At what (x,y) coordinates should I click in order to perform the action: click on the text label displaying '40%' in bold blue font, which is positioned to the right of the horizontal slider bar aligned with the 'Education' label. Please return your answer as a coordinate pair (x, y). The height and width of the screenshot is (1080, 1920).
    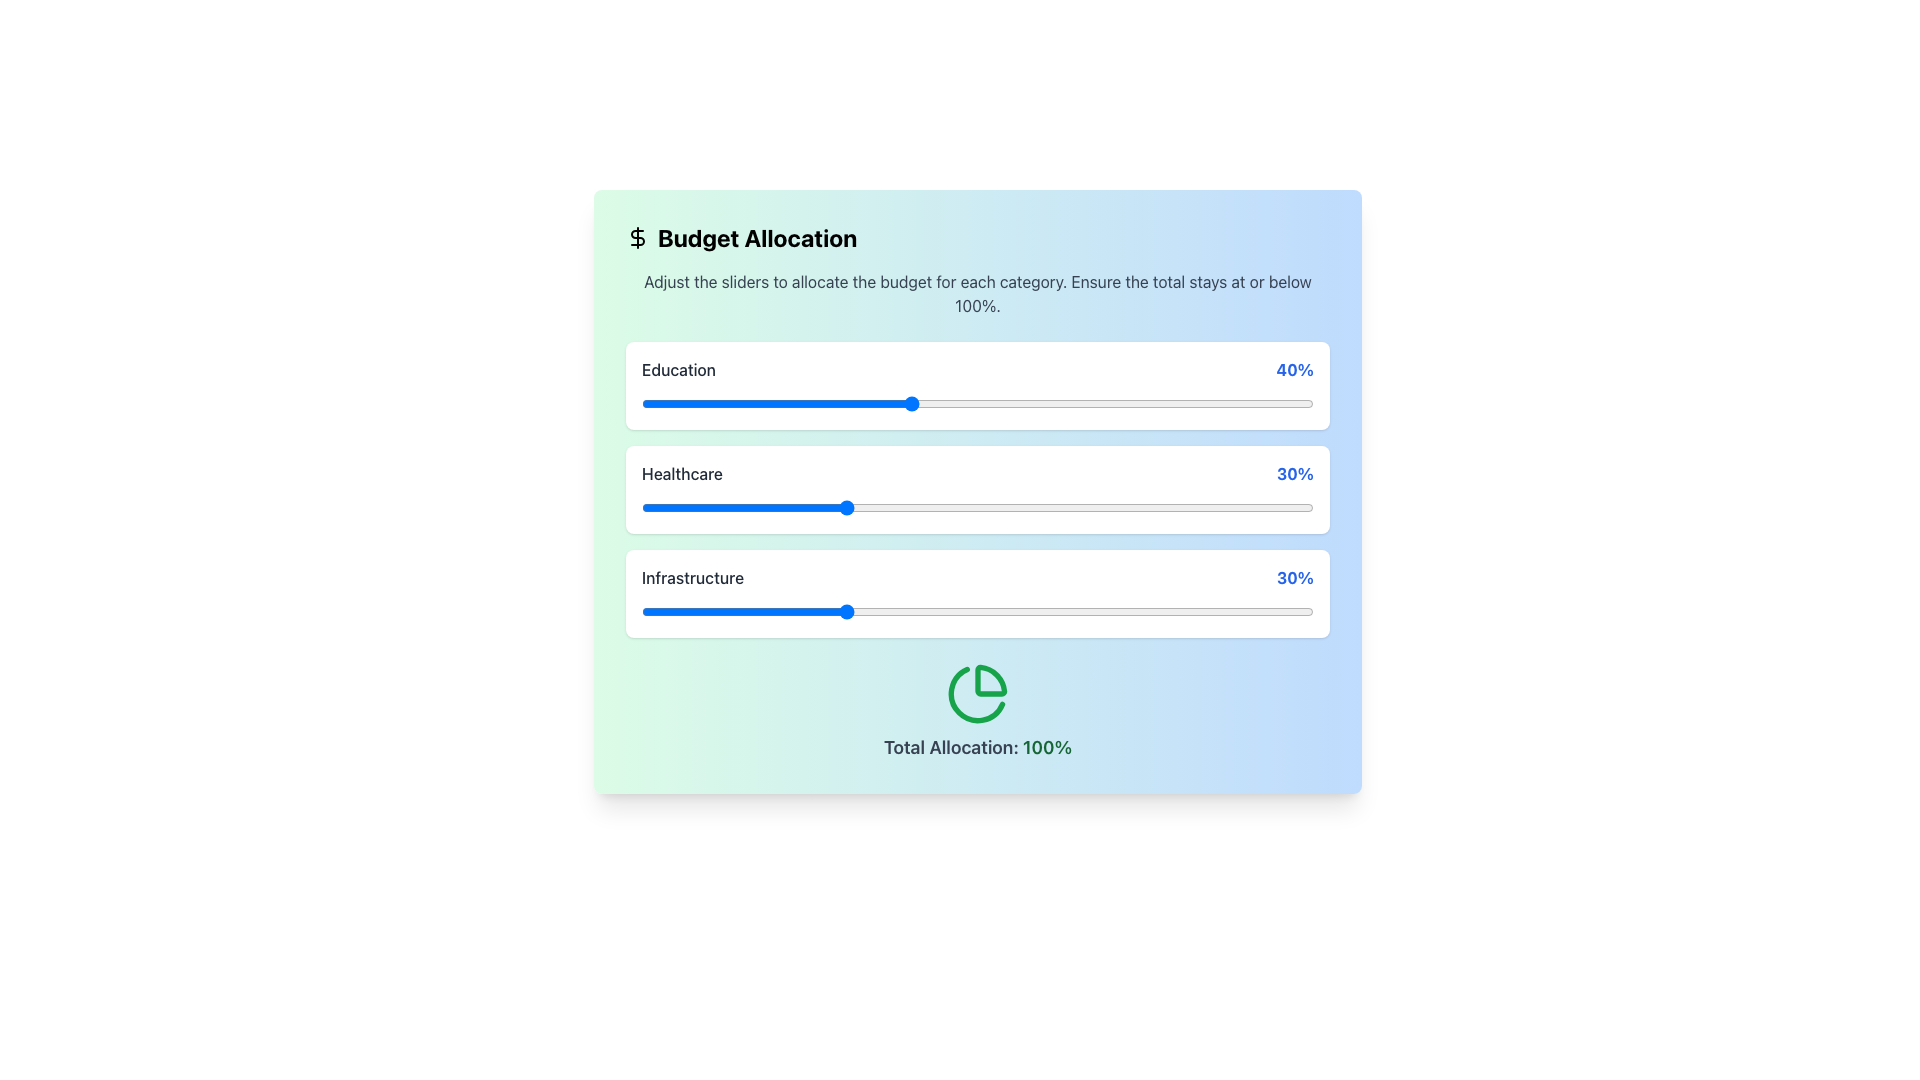
    Looking at the image, I should click on (1295, 370).